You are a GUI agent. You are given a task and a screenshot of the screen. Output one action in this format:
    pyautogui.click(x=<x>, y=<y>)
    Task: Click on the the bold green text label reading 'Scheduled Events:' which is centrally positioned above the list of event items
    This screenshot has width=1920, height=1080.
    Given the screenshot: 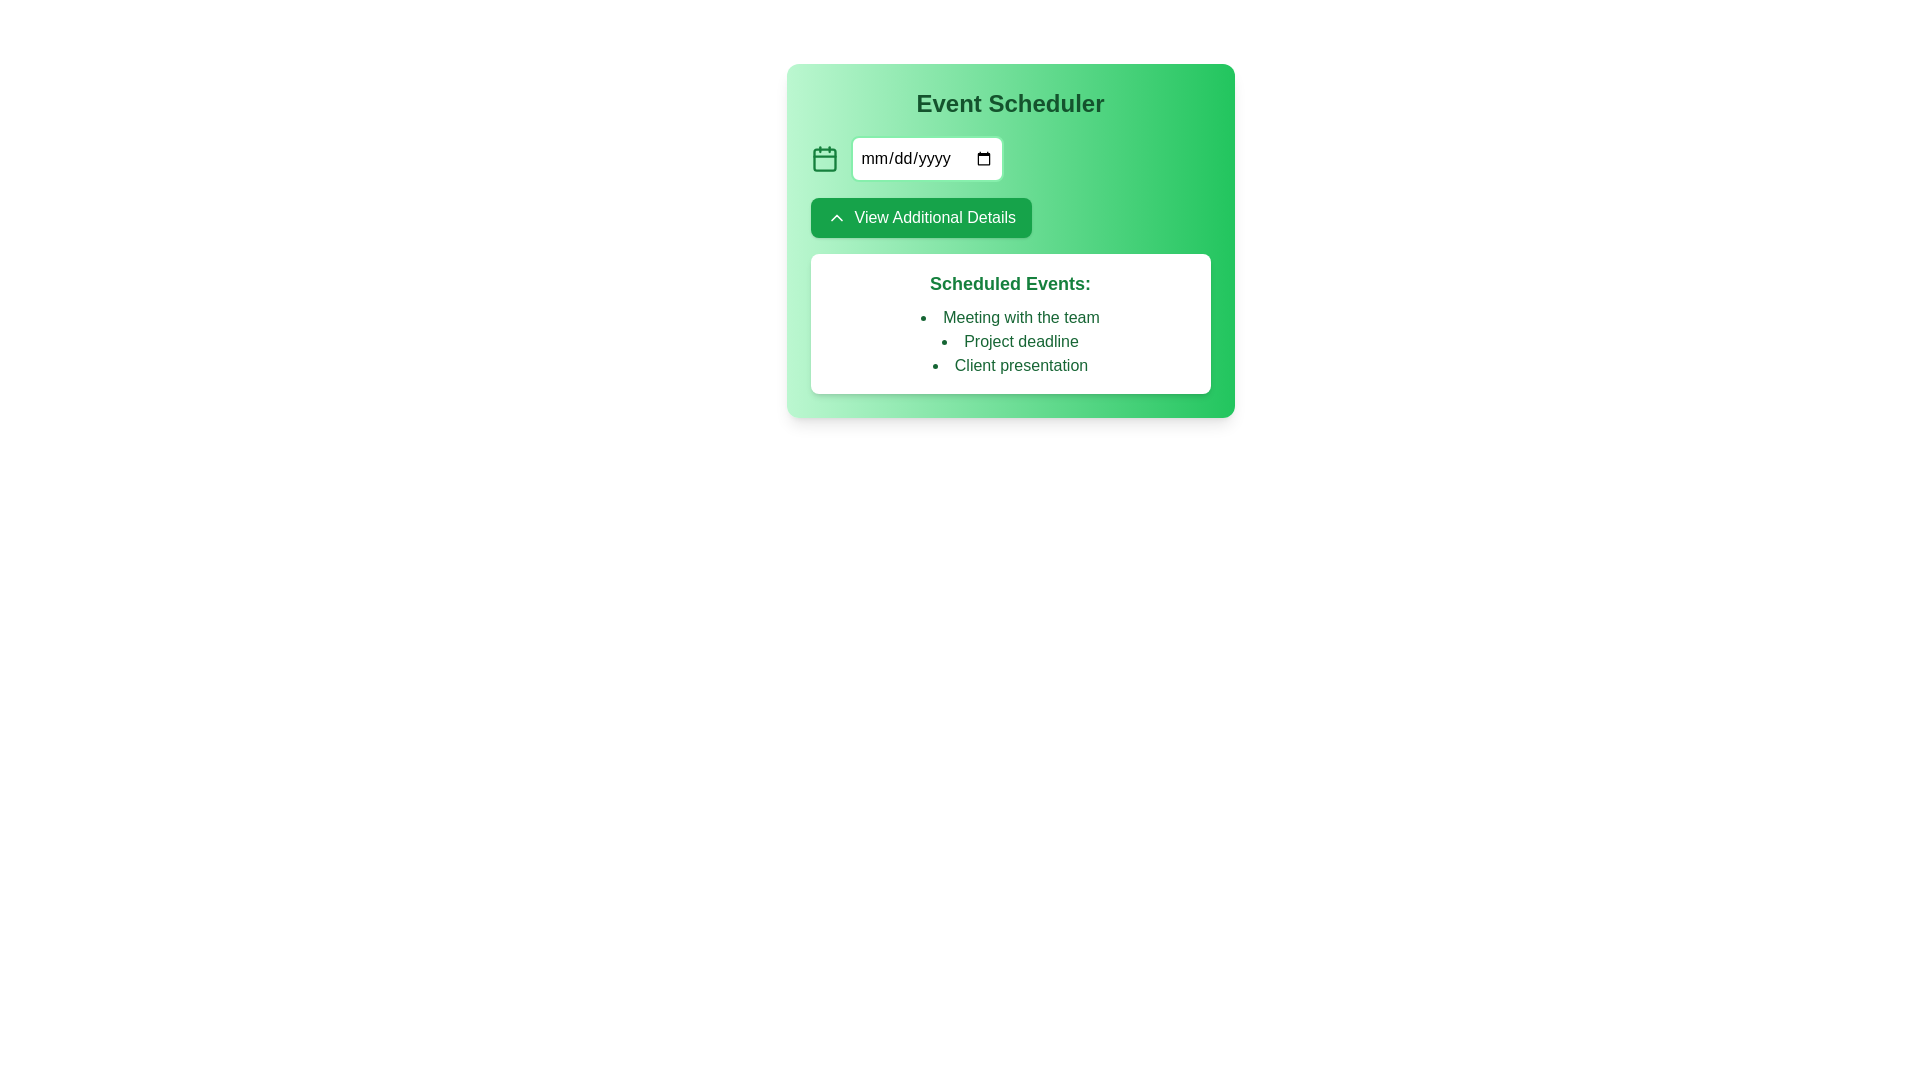 What is the action you would take?
    pyautogui.click(x=1010, y=284)
    